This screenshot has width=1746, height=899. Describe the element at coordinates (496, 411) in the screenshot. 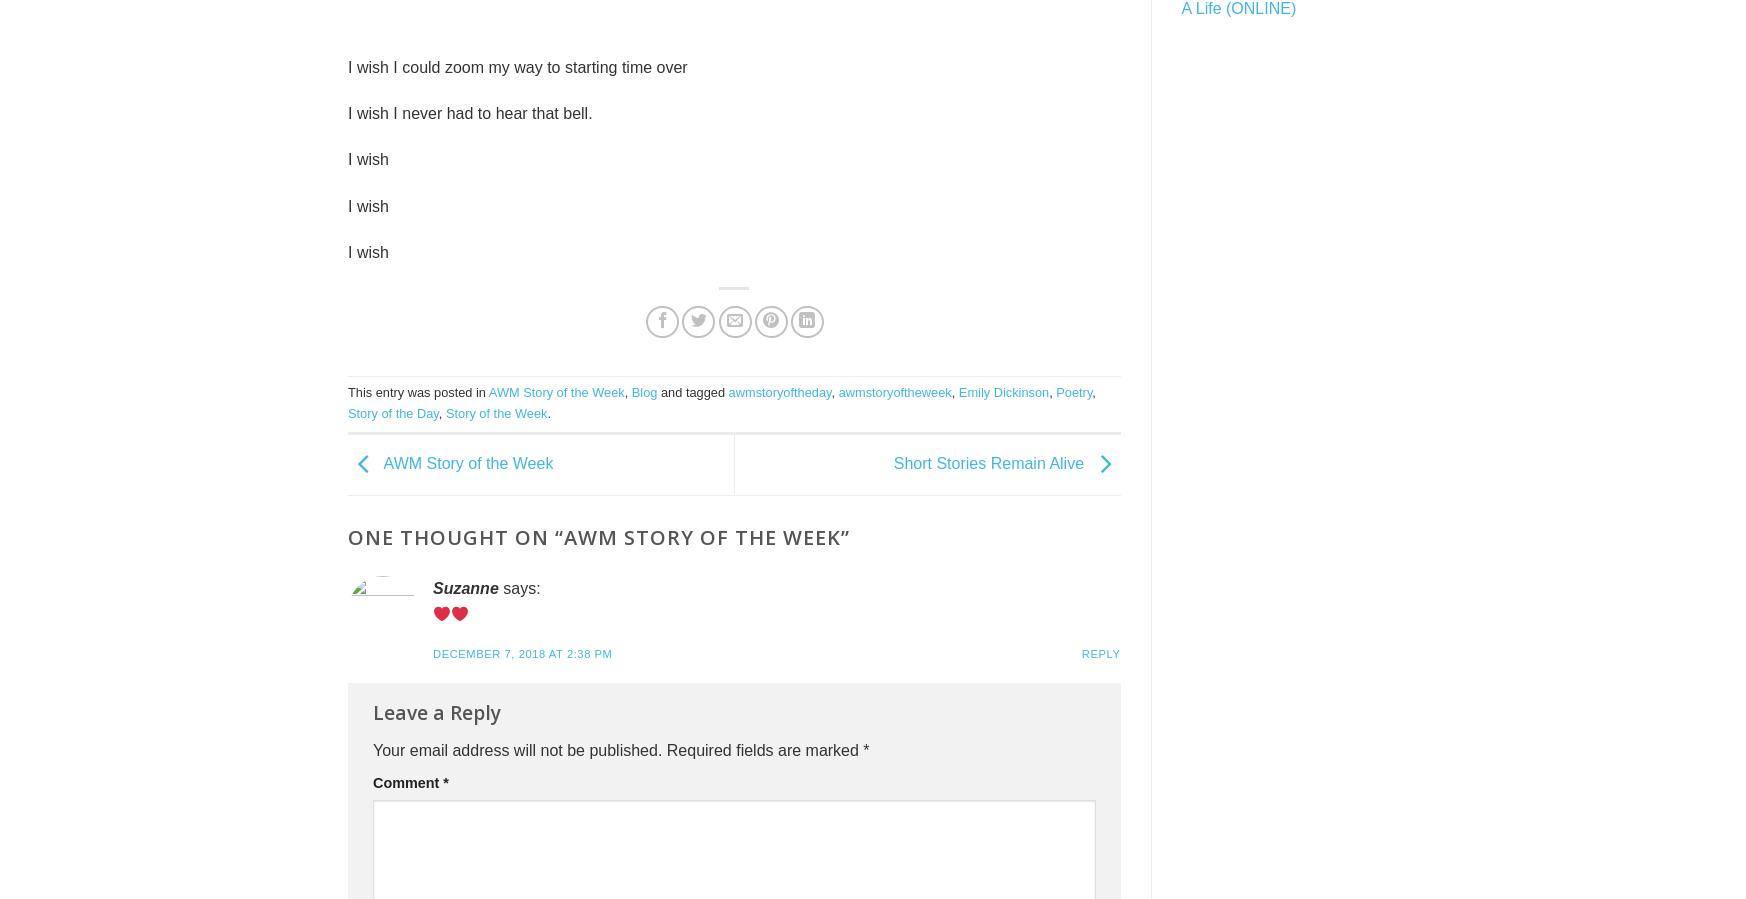

I see `'Story of the Week'` at that location.